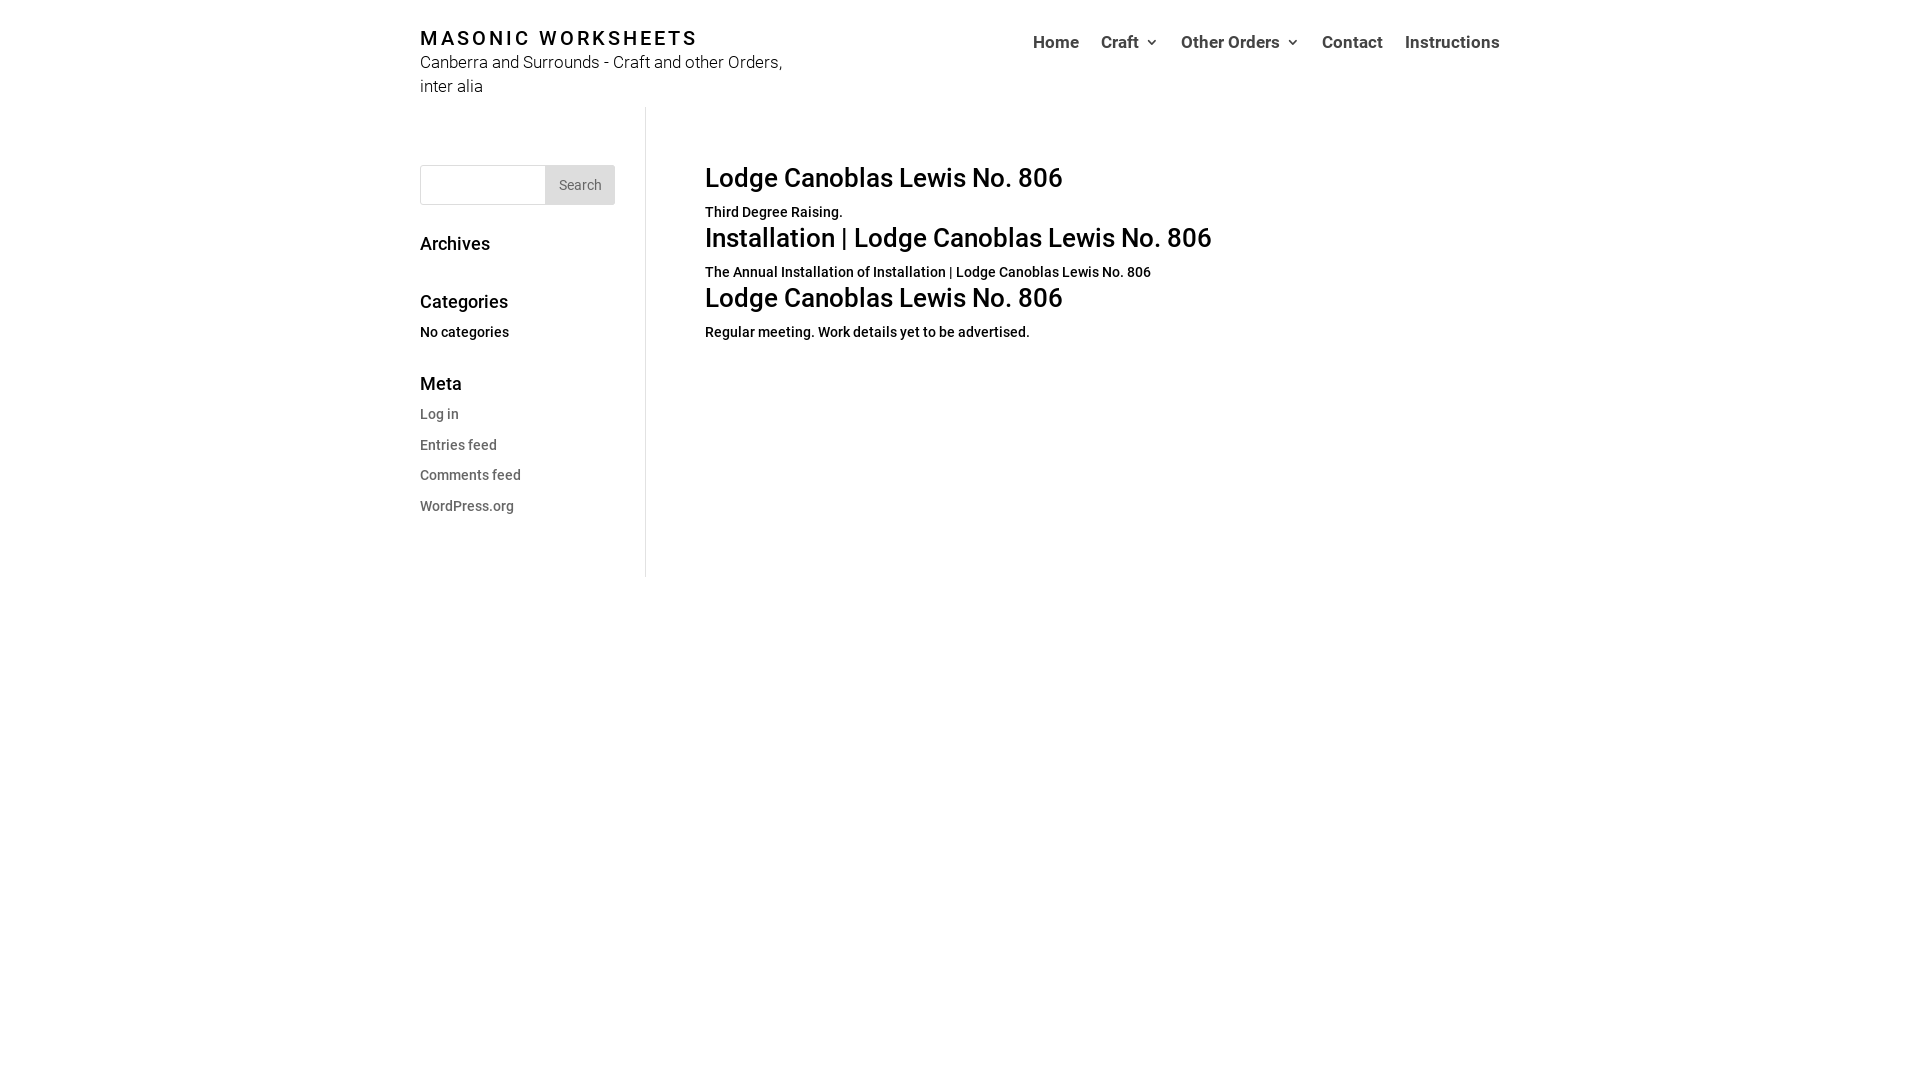 This screenshot has width=1920, height=1080. I want to click on 'Home', so click(1032, 69).